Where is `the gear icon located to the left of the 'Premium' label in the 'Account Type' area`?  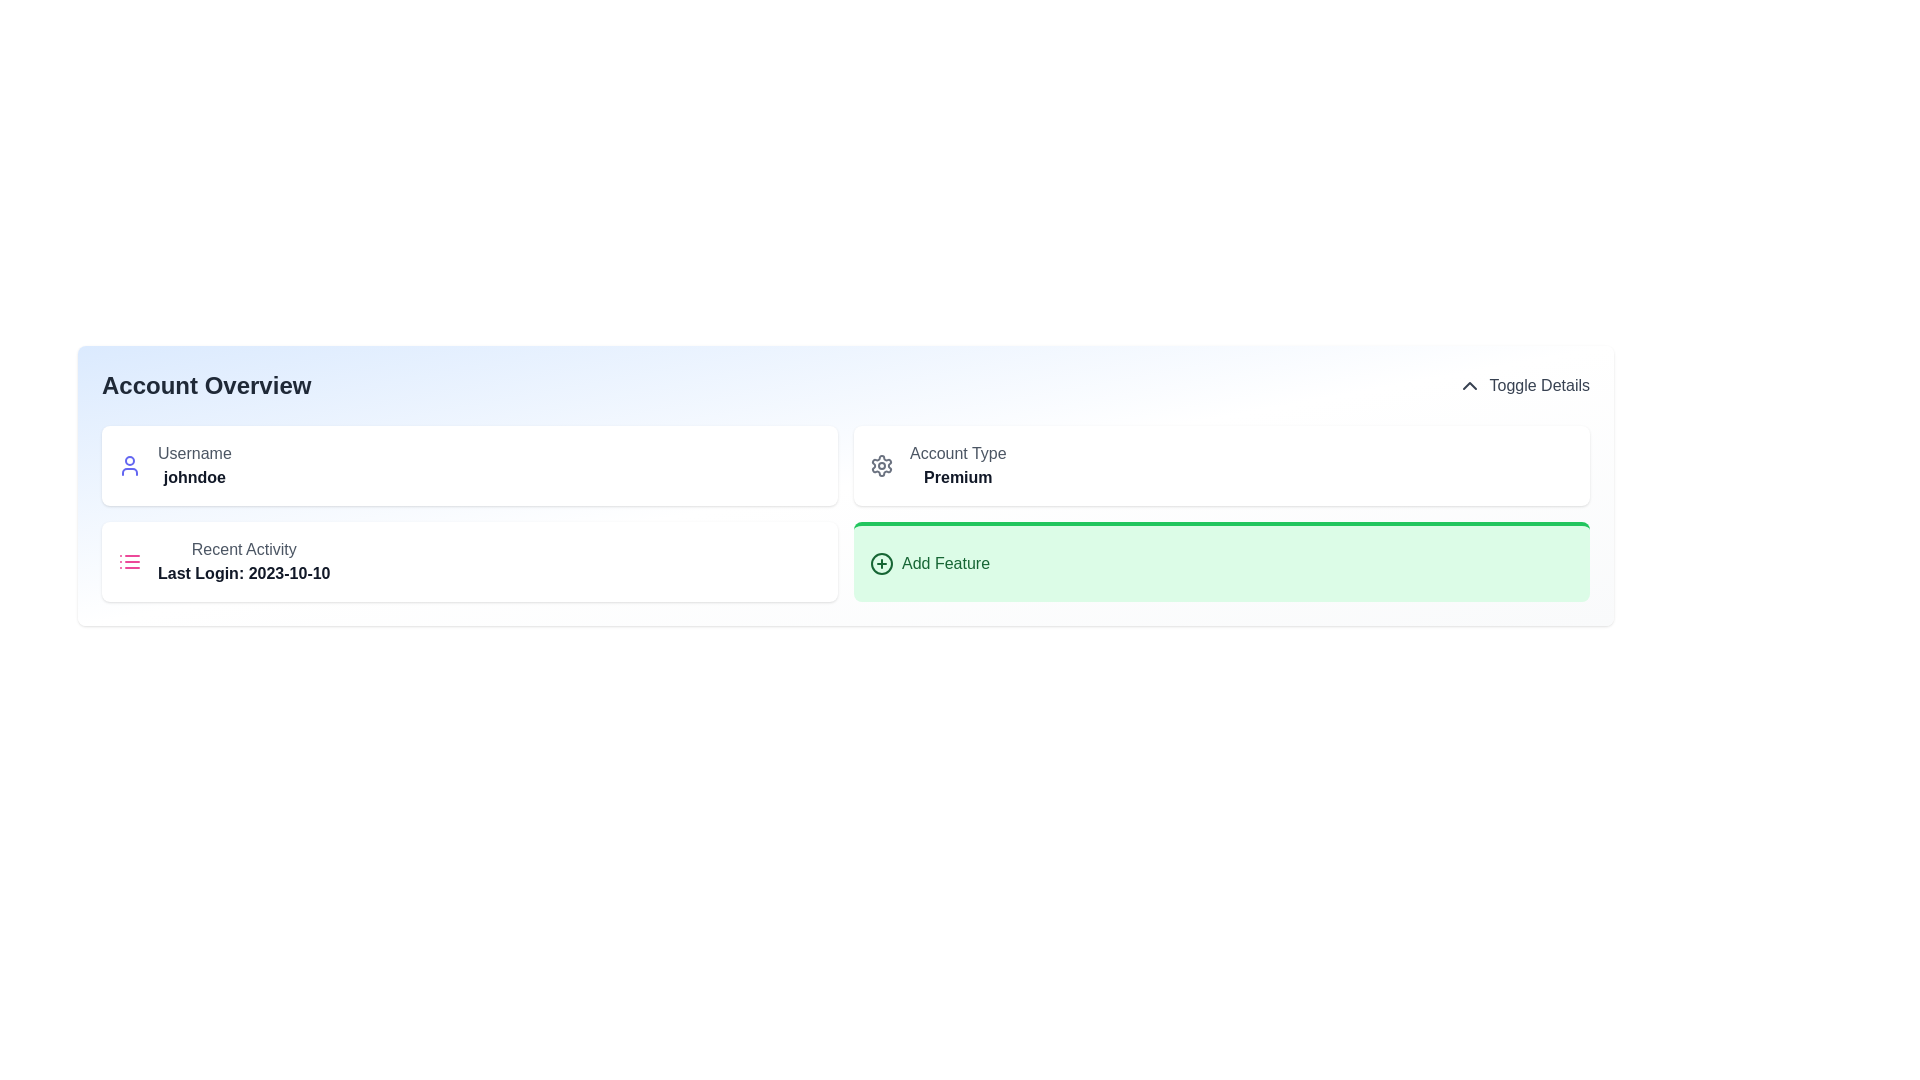
the gear icon located to the left of the 'Premium' label in the 'Account Type' area is located at coordinates (881, 466).